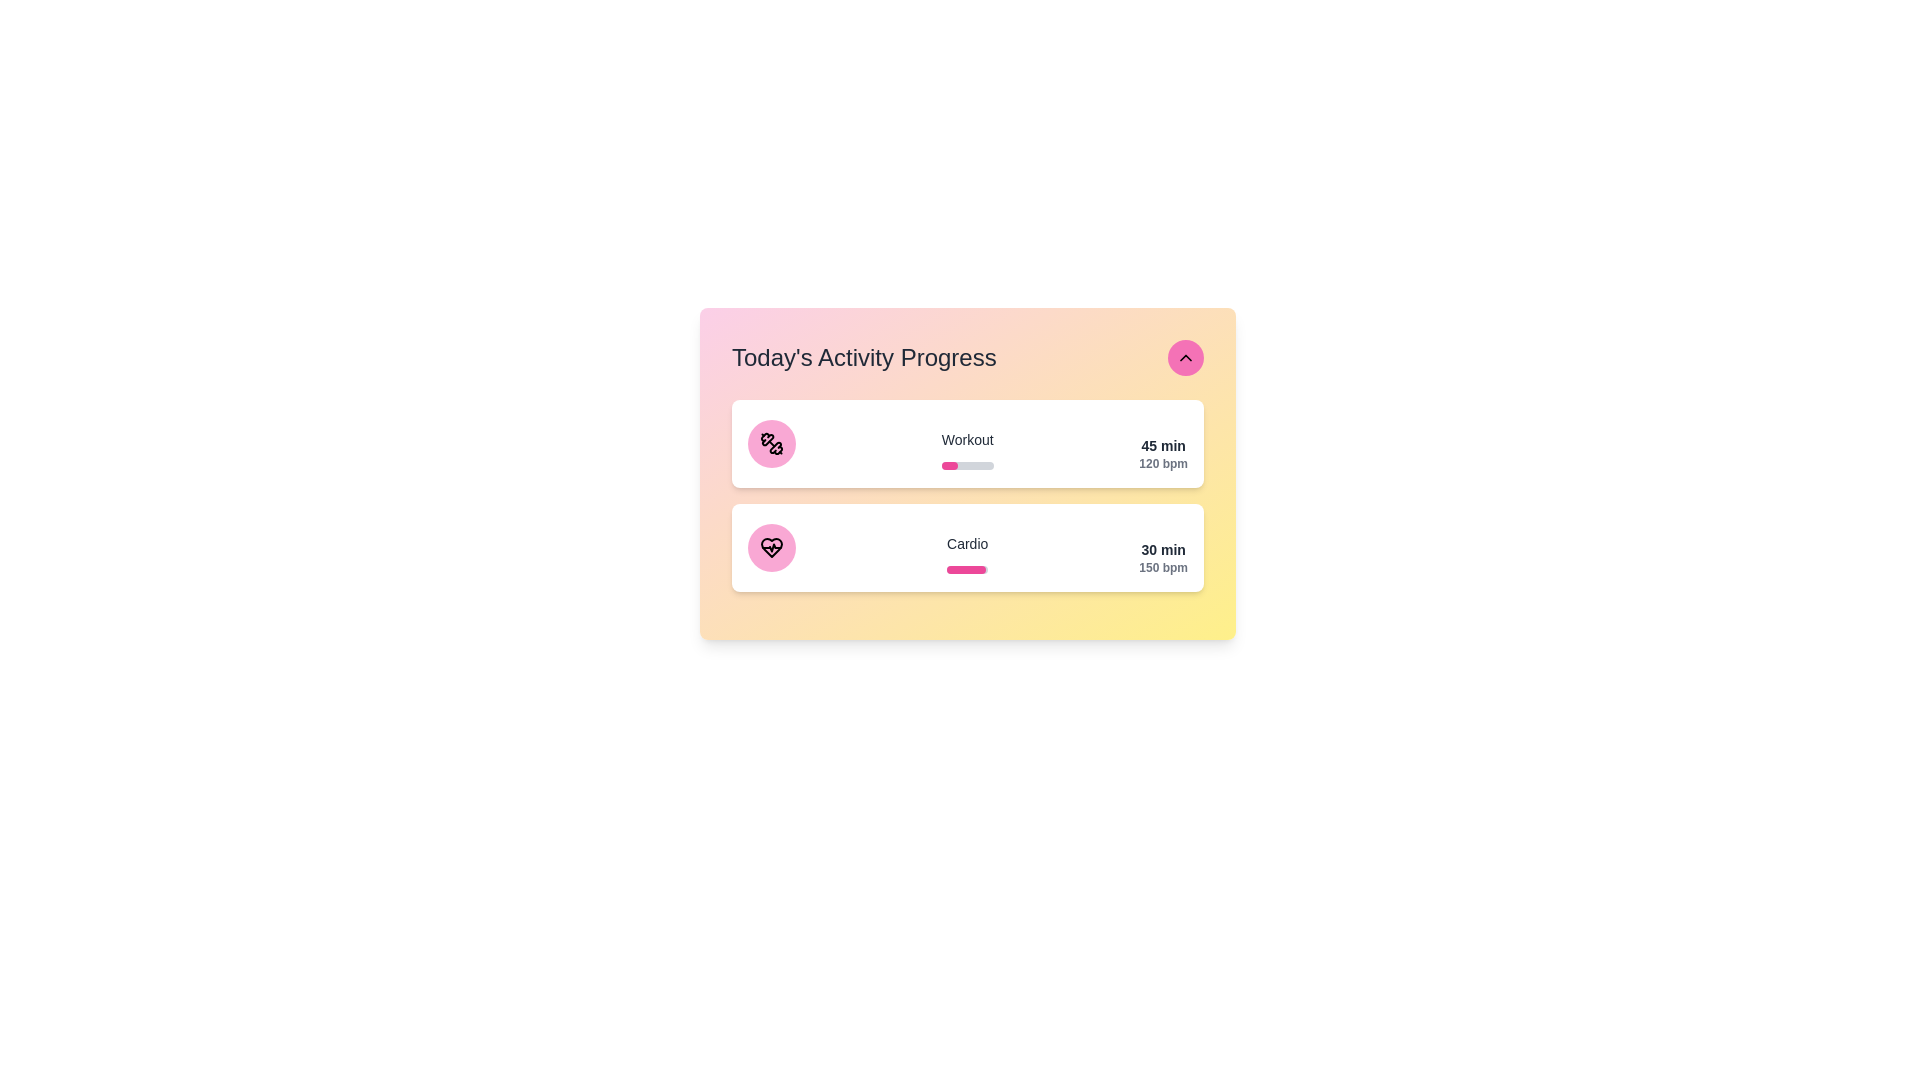 The height and width of the screenshot is (1080, 1920). I want to click on the heart rate indicator text label that displays beats per minute, located below the '45 min' text in the workout activity summary, so click(1163, 463).